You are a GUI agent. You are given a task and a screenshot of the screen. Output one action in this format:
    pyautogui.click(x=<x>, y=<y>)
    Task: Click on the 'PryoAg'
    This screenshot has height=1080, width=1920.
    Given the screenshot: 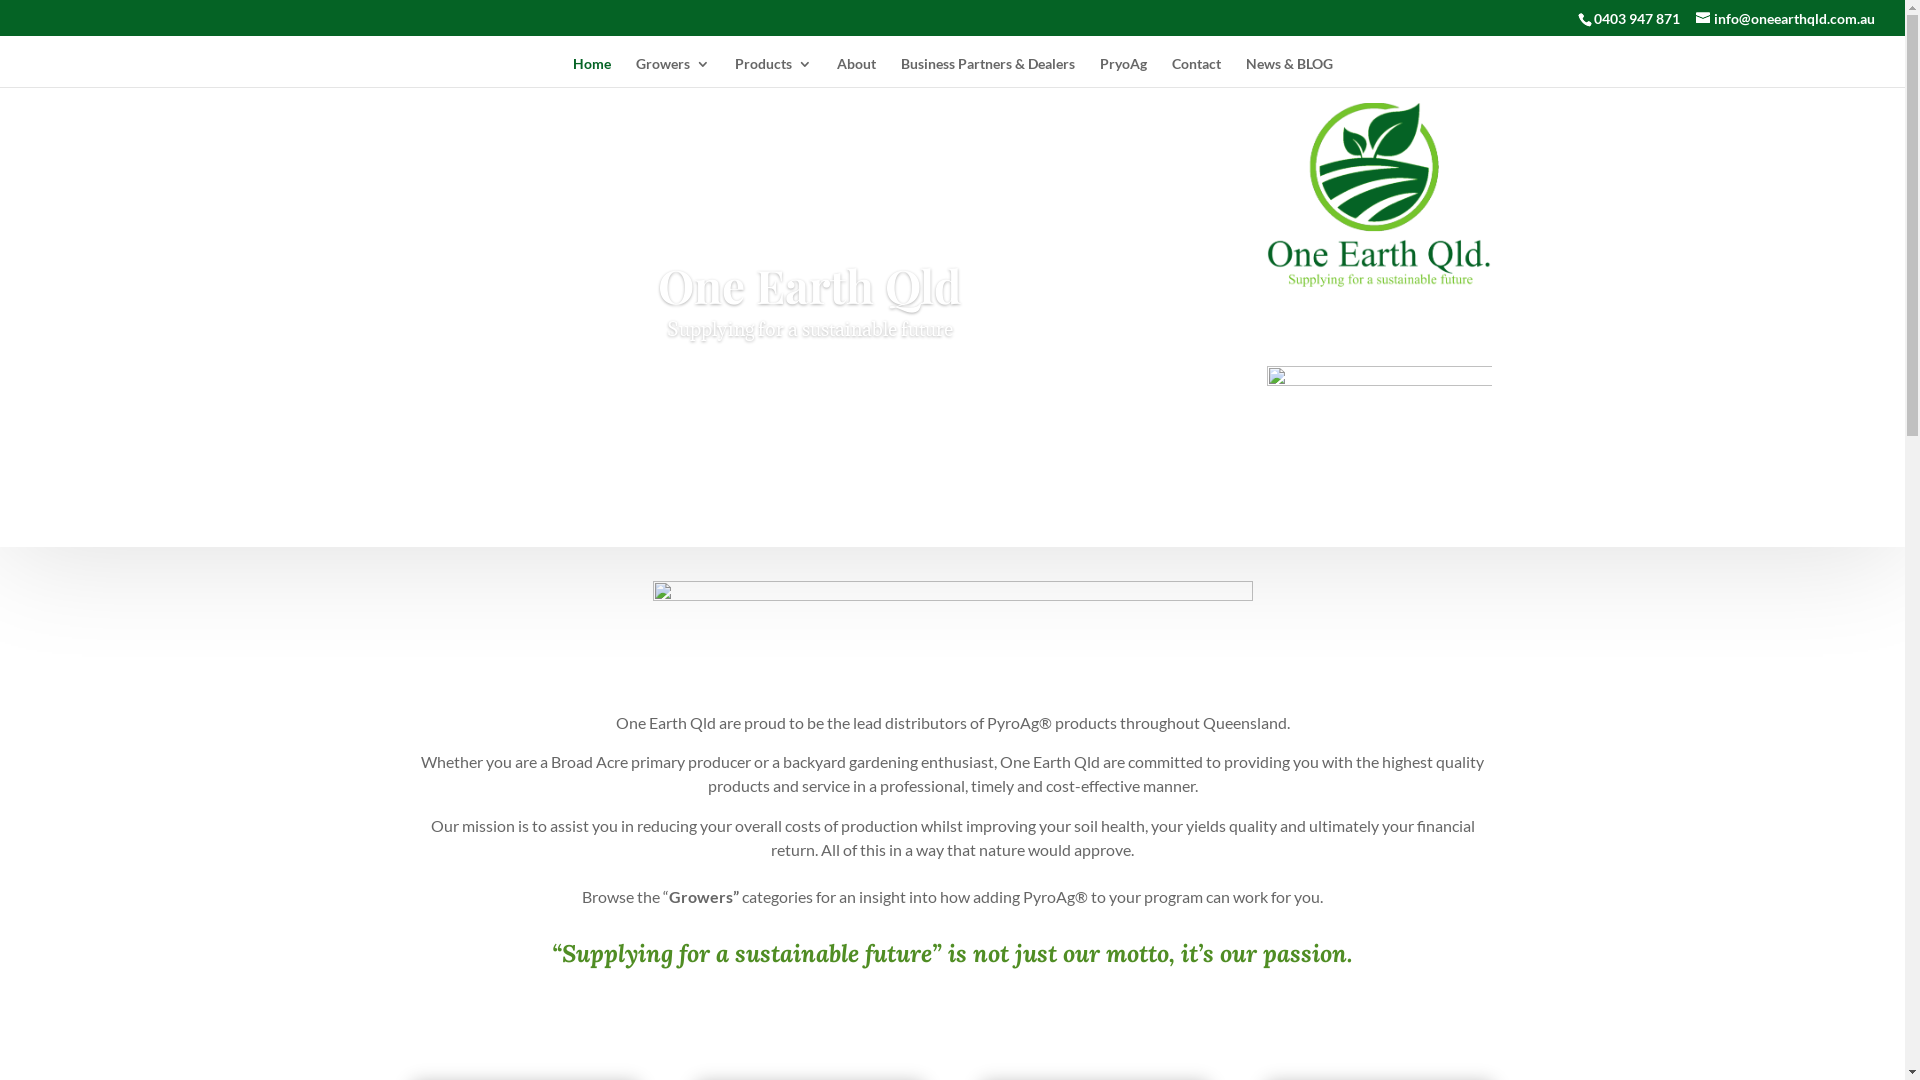 What is the action you would take?
    pyautogui.click(x=1123, y=71)
    